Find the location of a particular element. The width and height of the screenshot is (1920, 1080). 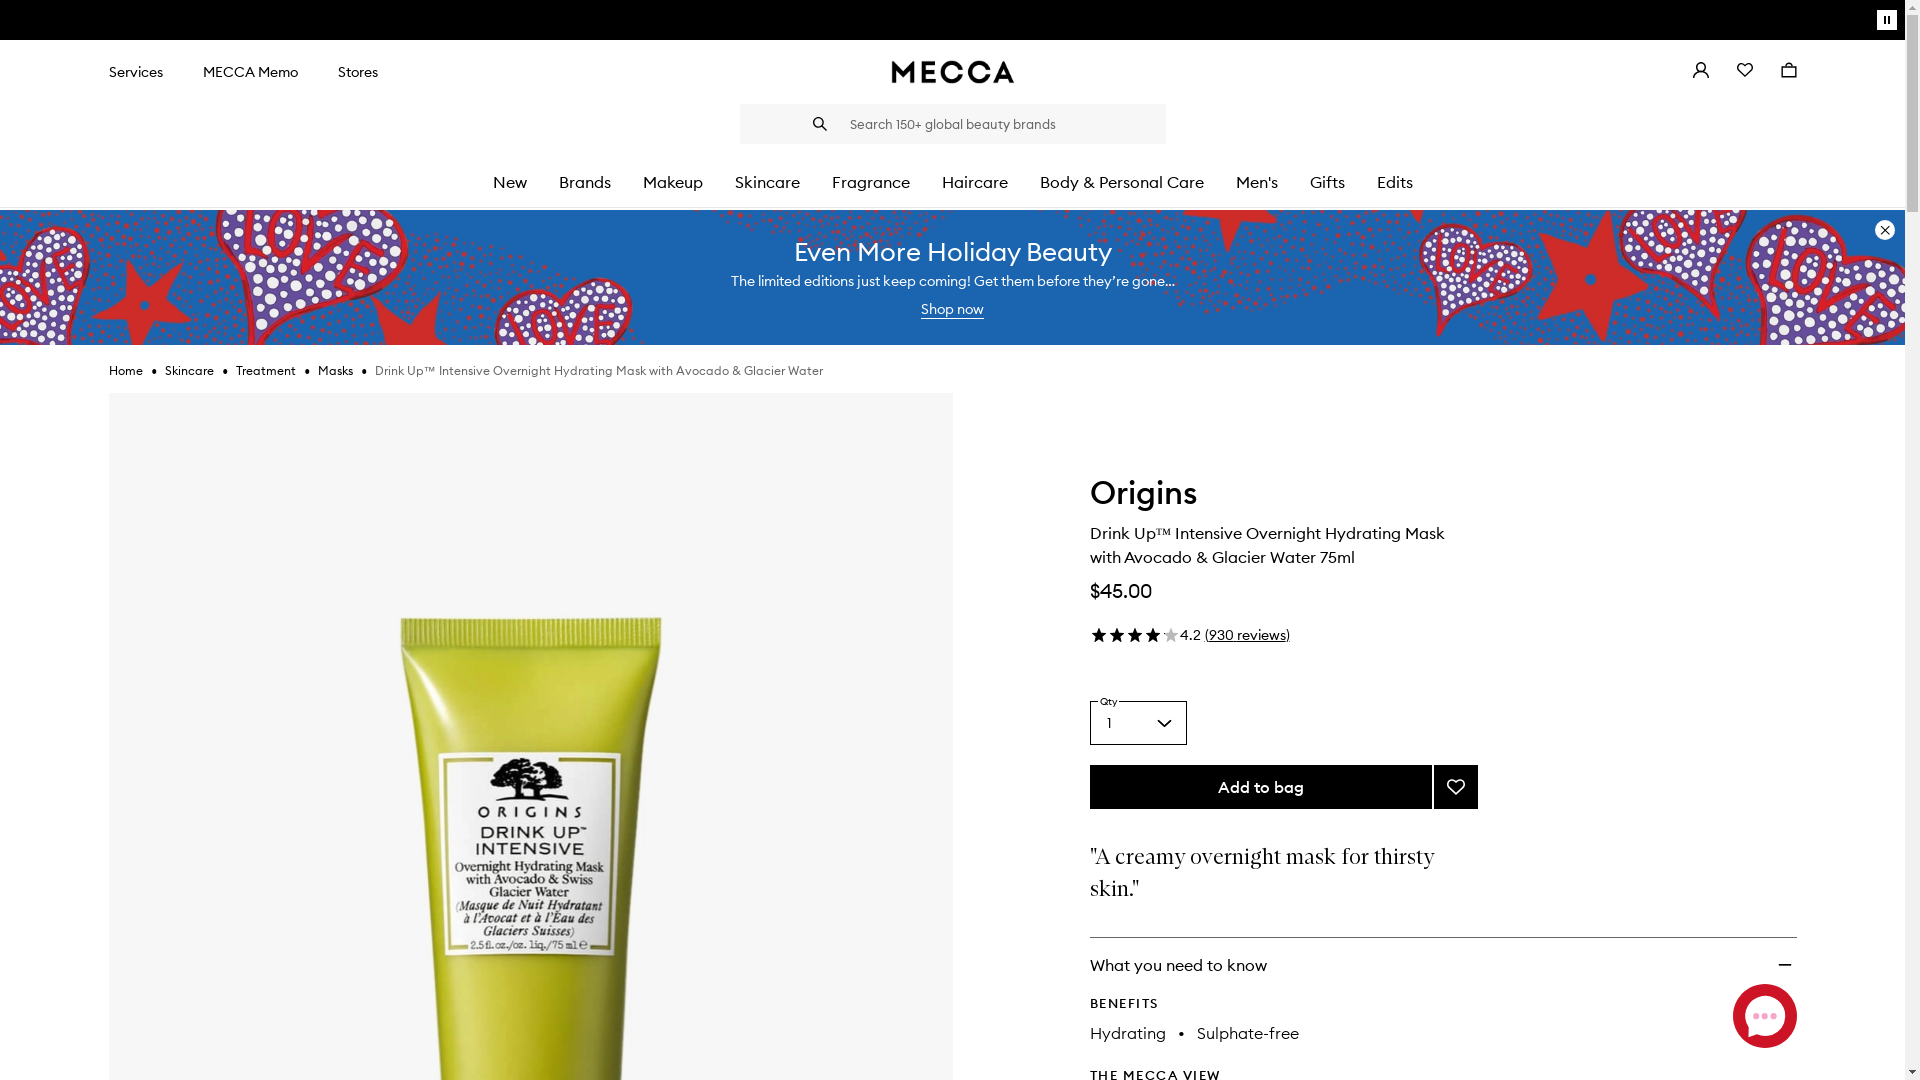

'1' is located at coordinates (1138, 722).